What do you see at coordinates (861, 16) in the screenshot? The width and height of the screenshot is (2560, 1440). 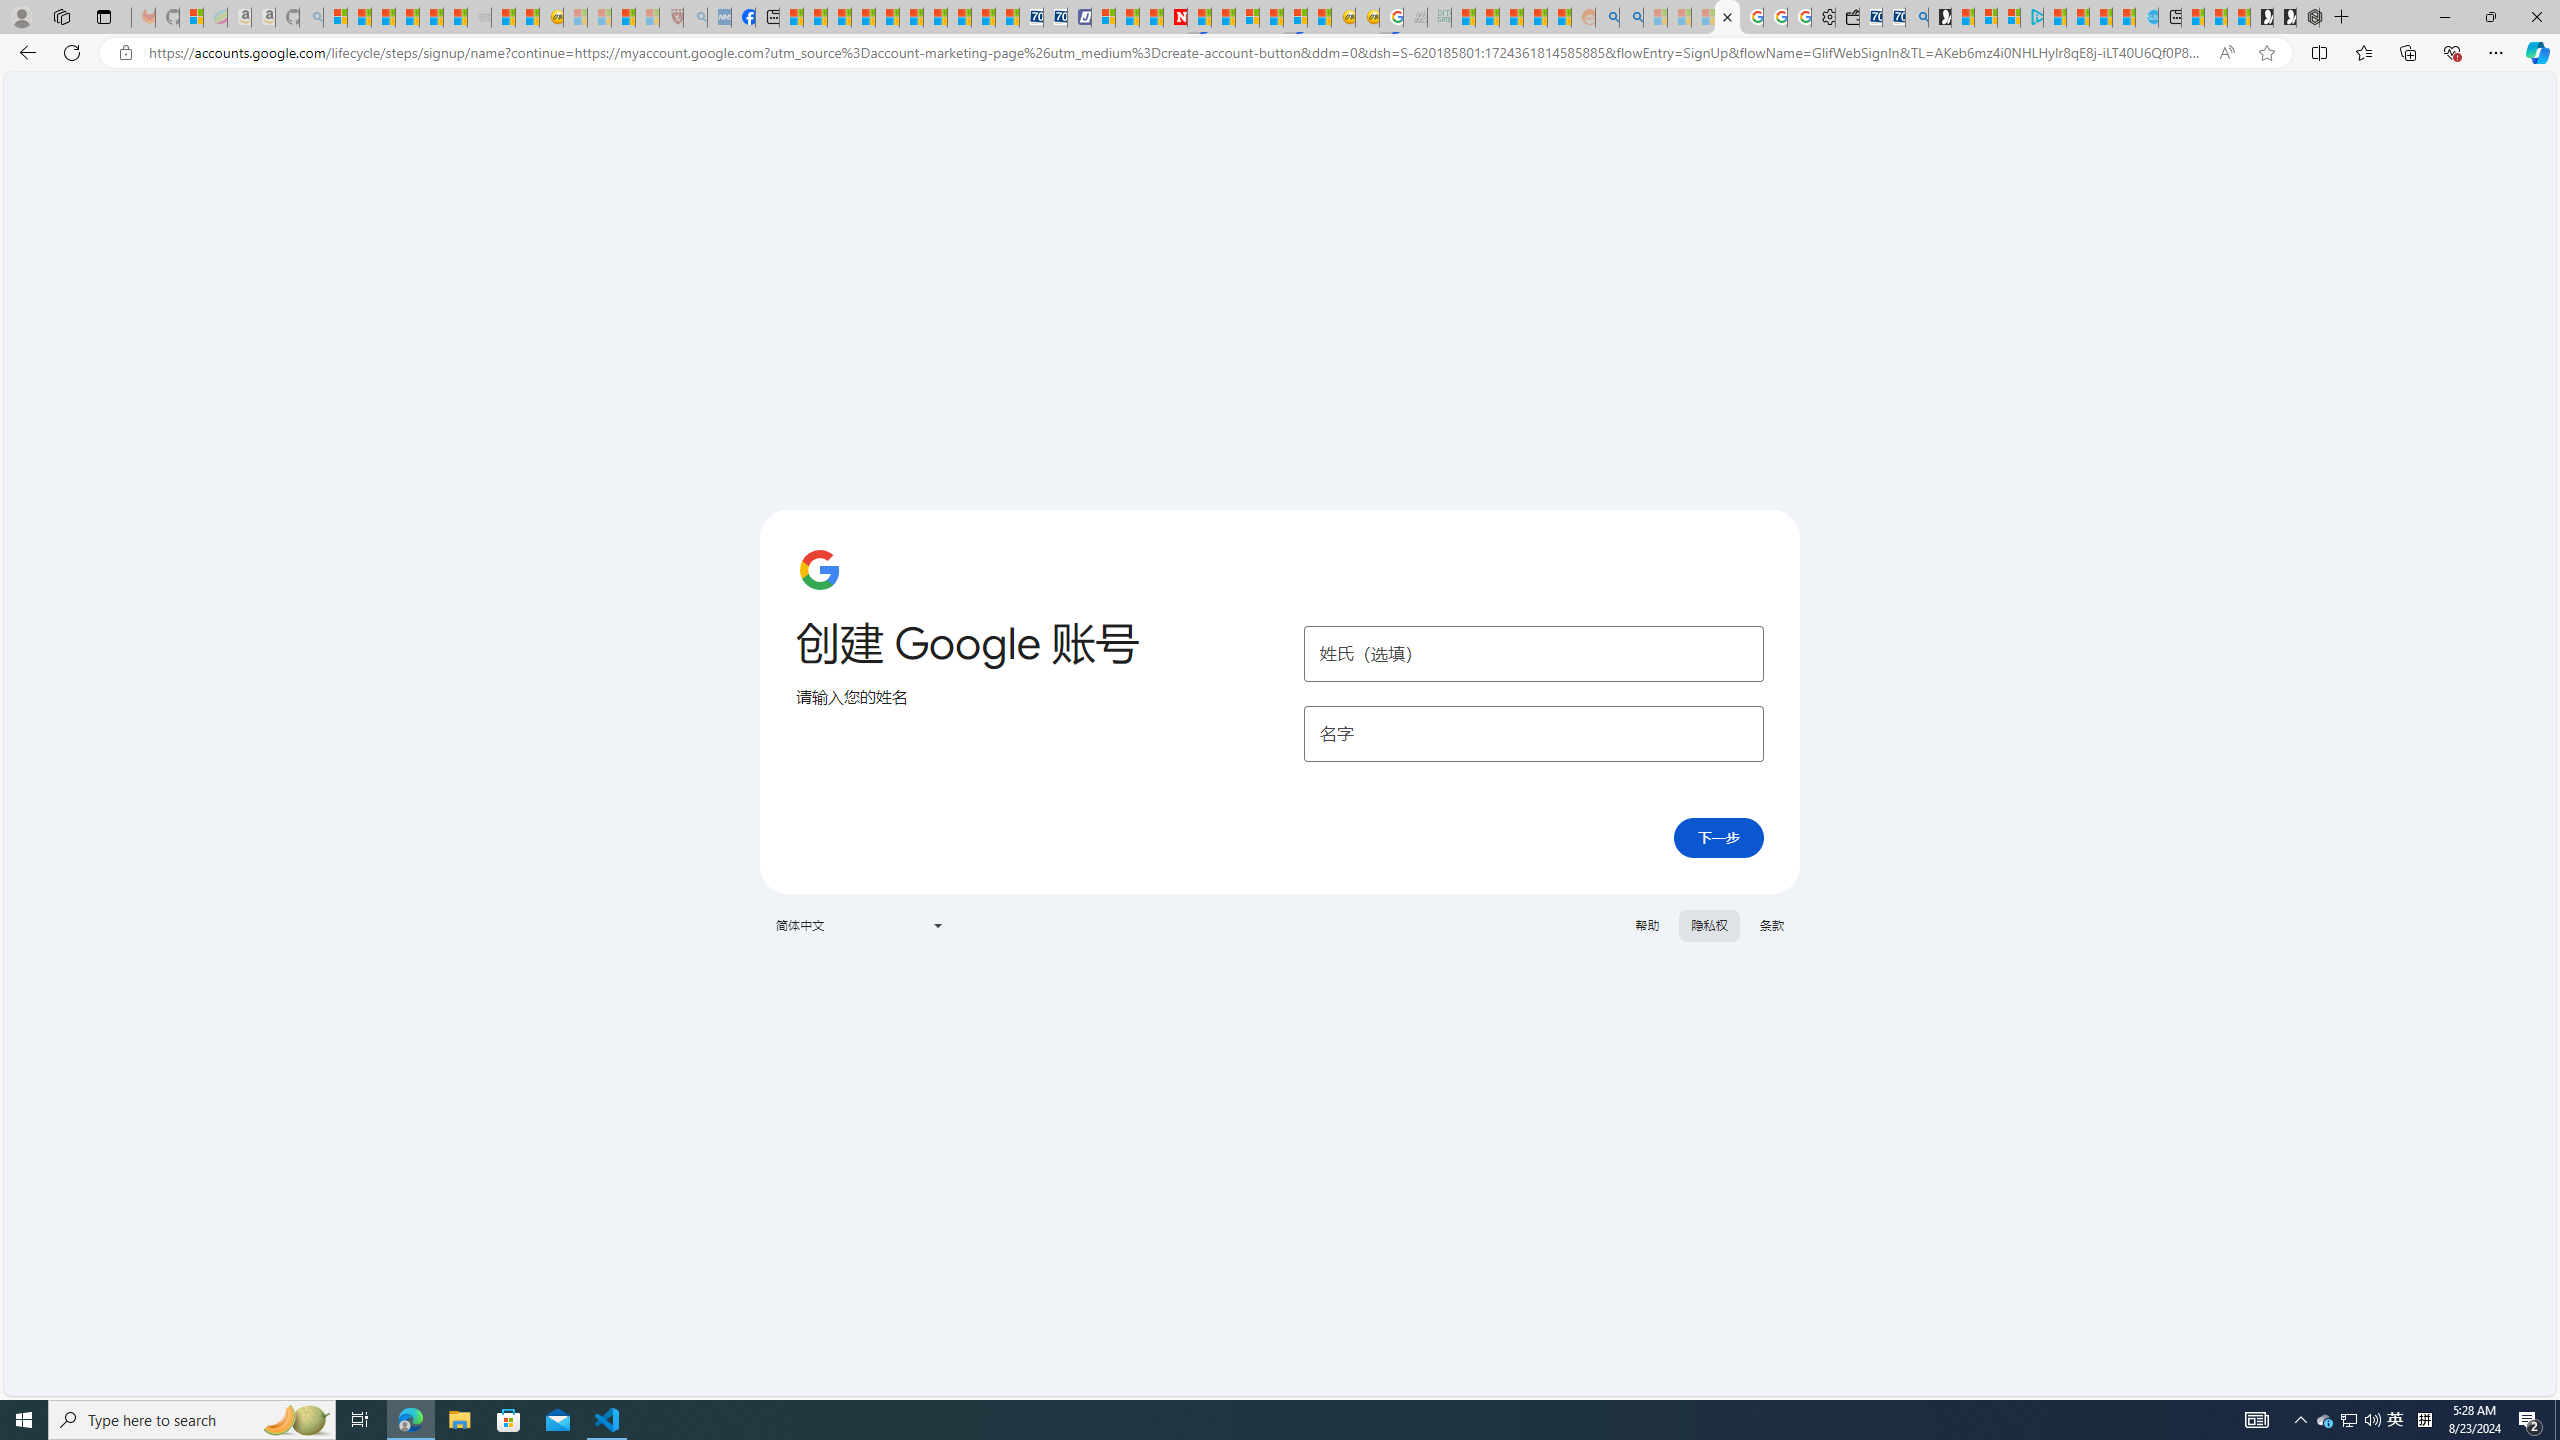 I see `'Climate Damage Becomes Too Severe To Reverse'` at bounding box center [861, 16].